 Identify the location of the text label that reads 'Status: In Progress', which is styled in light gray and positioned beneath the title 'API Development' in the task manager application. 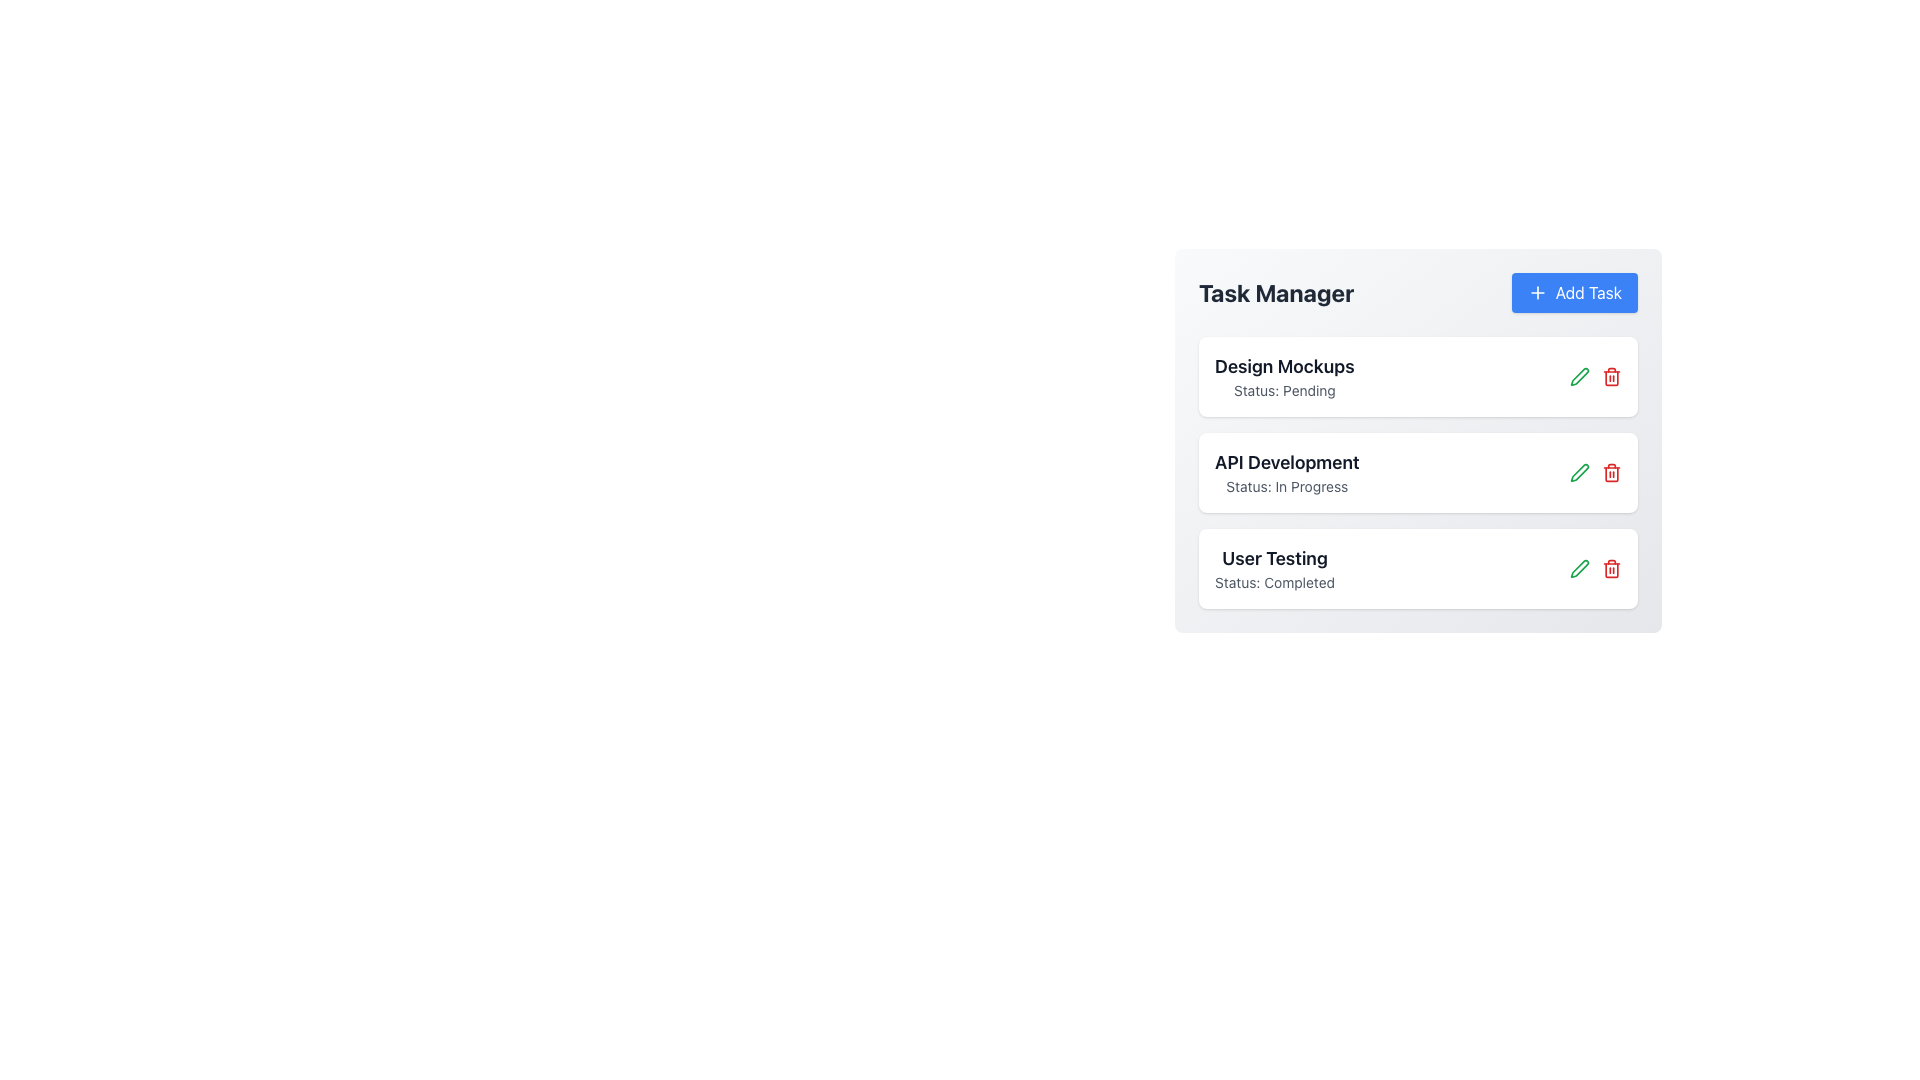
(1287, 486).